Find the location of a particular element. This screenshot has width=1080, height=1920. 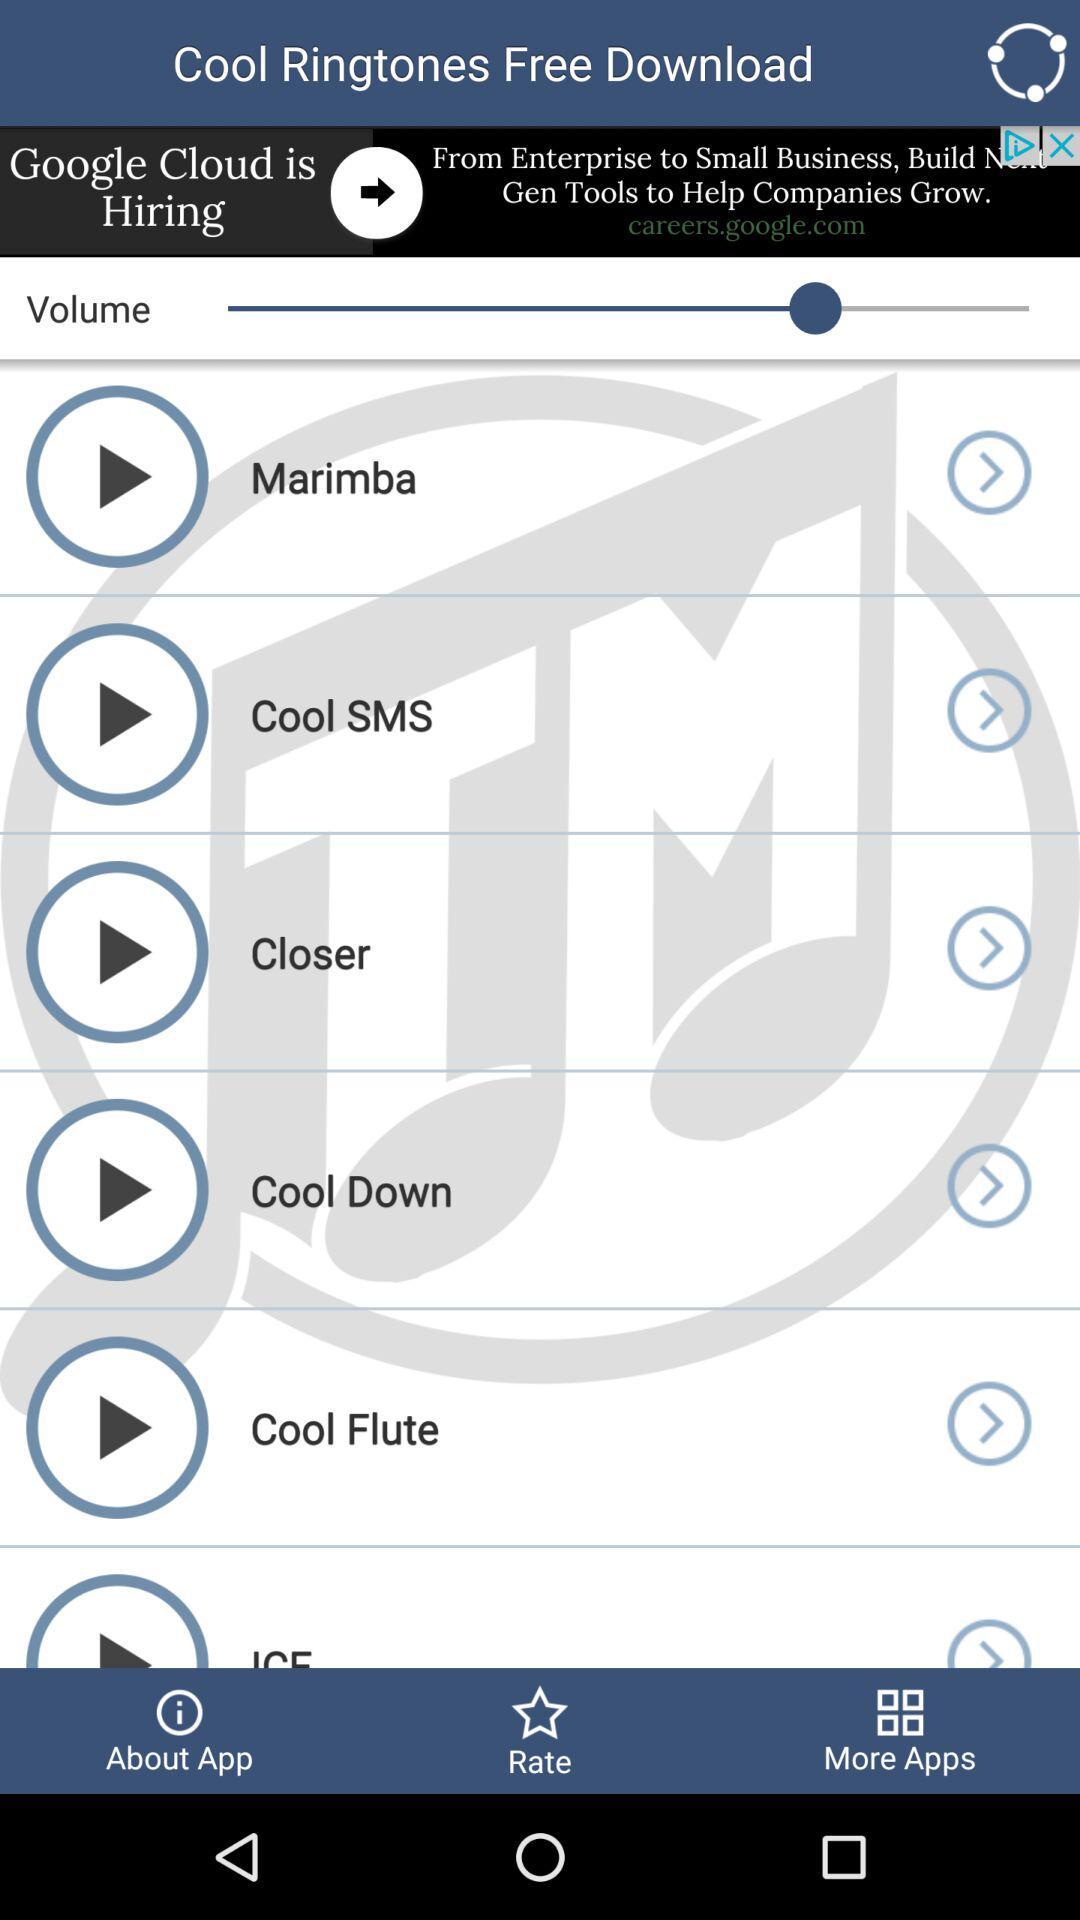

open menu is located at coordinates (987, 1189).